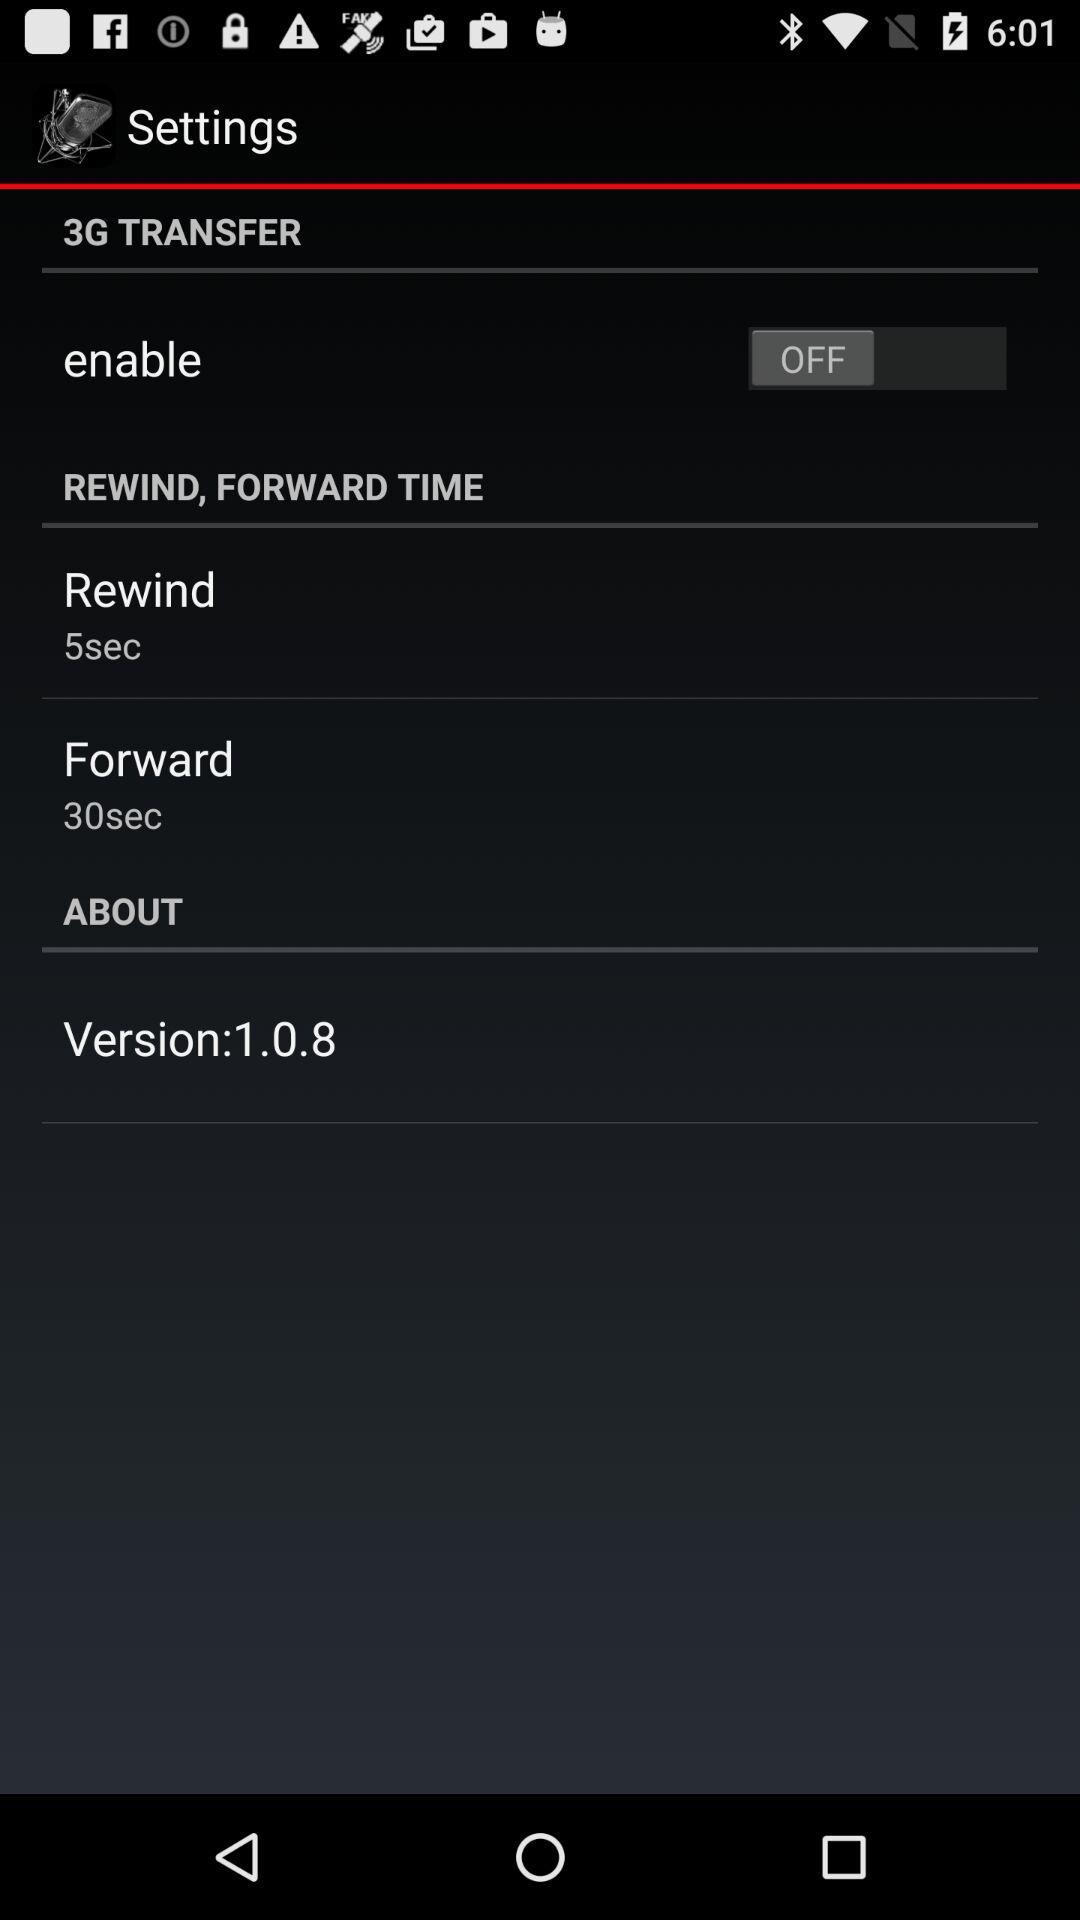 Image resolution: width=1080 pixels, height=1920 pixels. What do you see at coordinates (876, 358) in the screenshot?
I see `the icon to the right of enable icon` at bounding box center [876, 358].